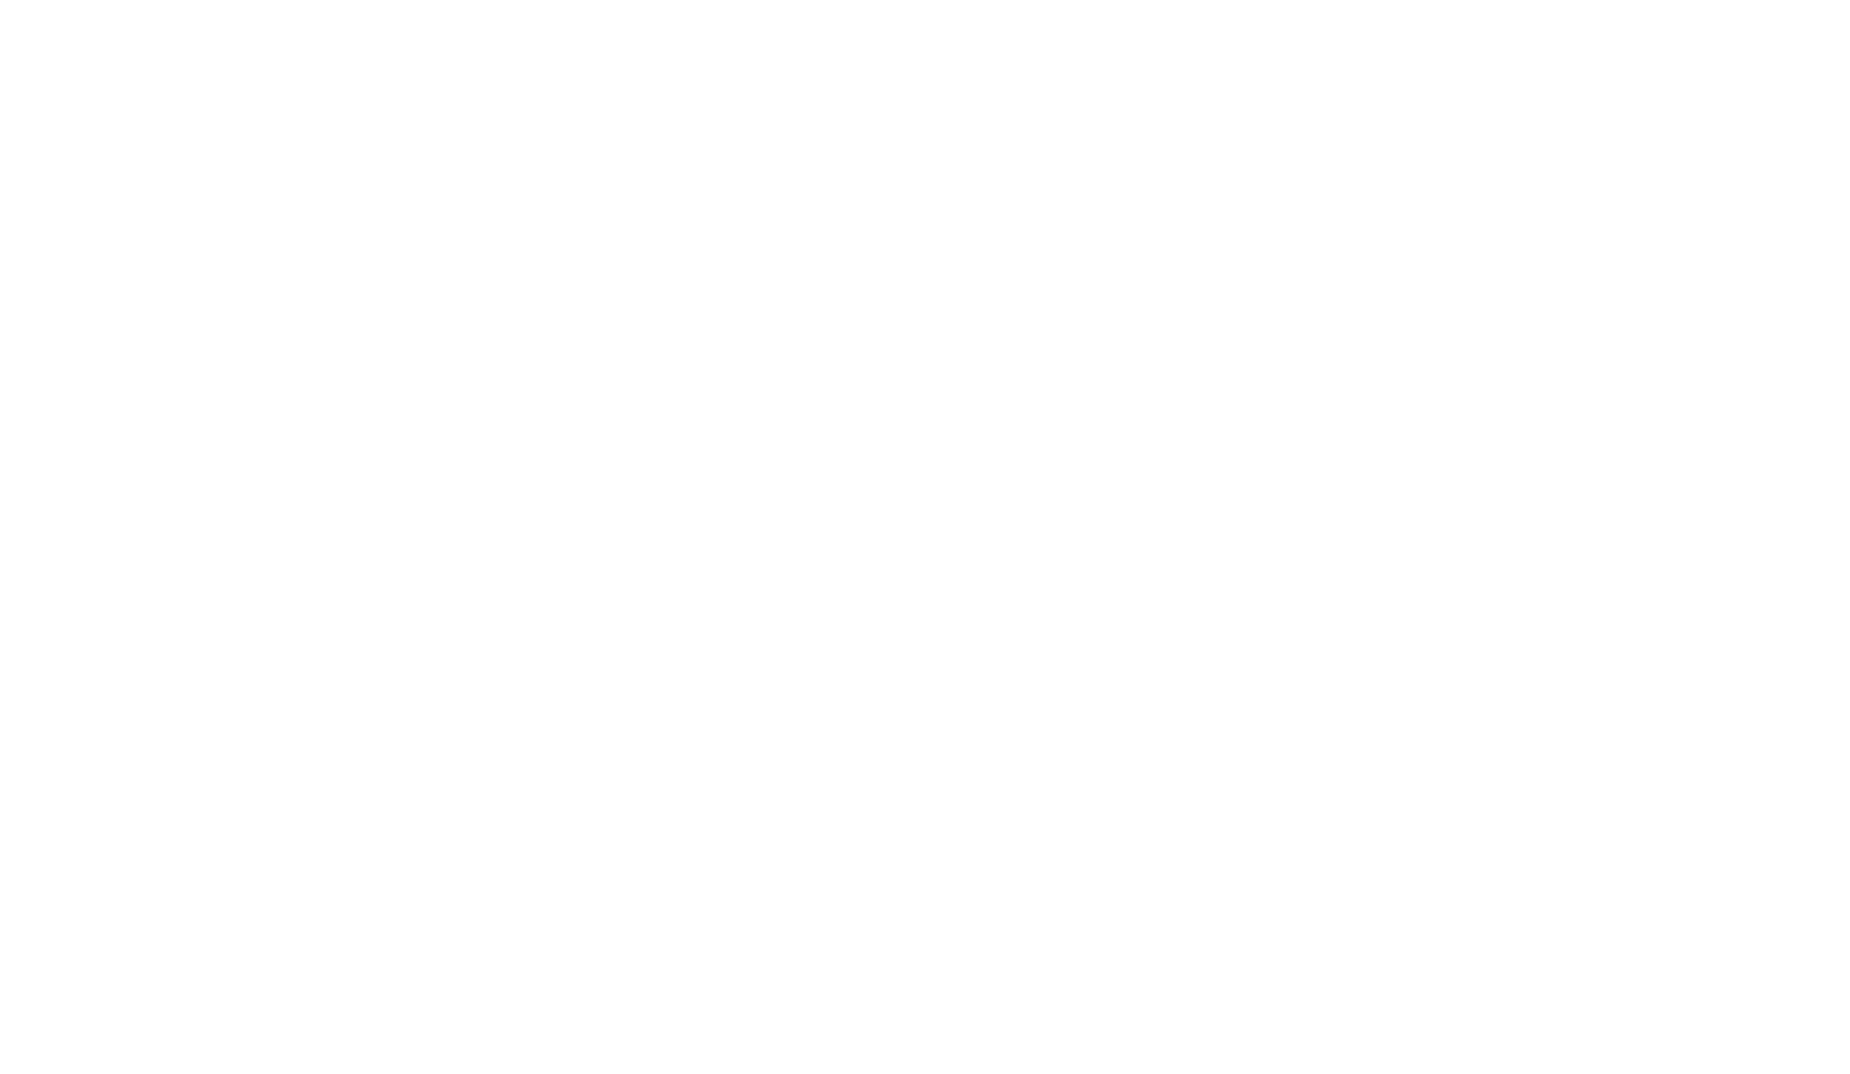  What do you see at coordinates (924, 1005) in the screenshot?
I see `'Copyright 2018 Luxair S.A.'` at bounding box center [924, 1005].